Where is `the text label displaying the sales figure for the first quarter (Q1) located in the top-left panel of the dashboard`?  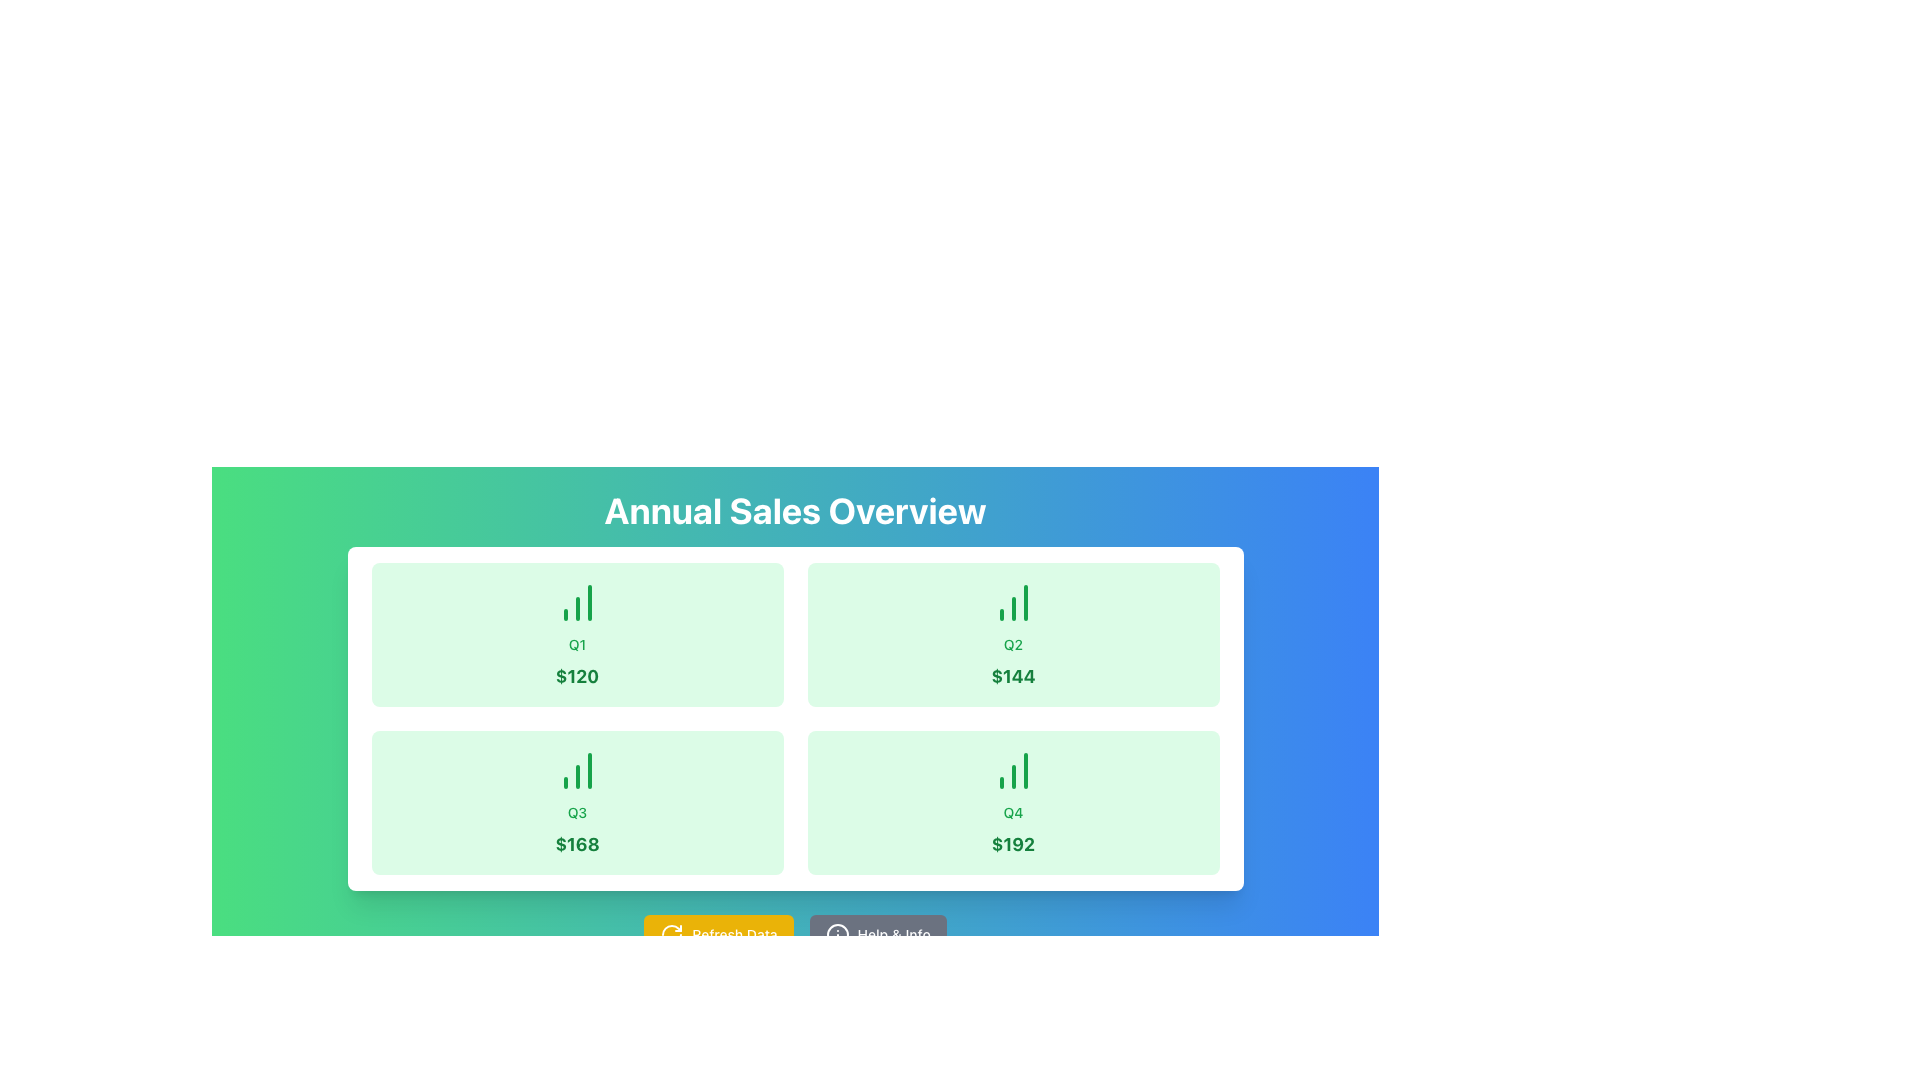 the text label displaying the sales figure for the first quarter (Q1) located in the top-left panel of the dashboard is located at coordinates (576, 676).